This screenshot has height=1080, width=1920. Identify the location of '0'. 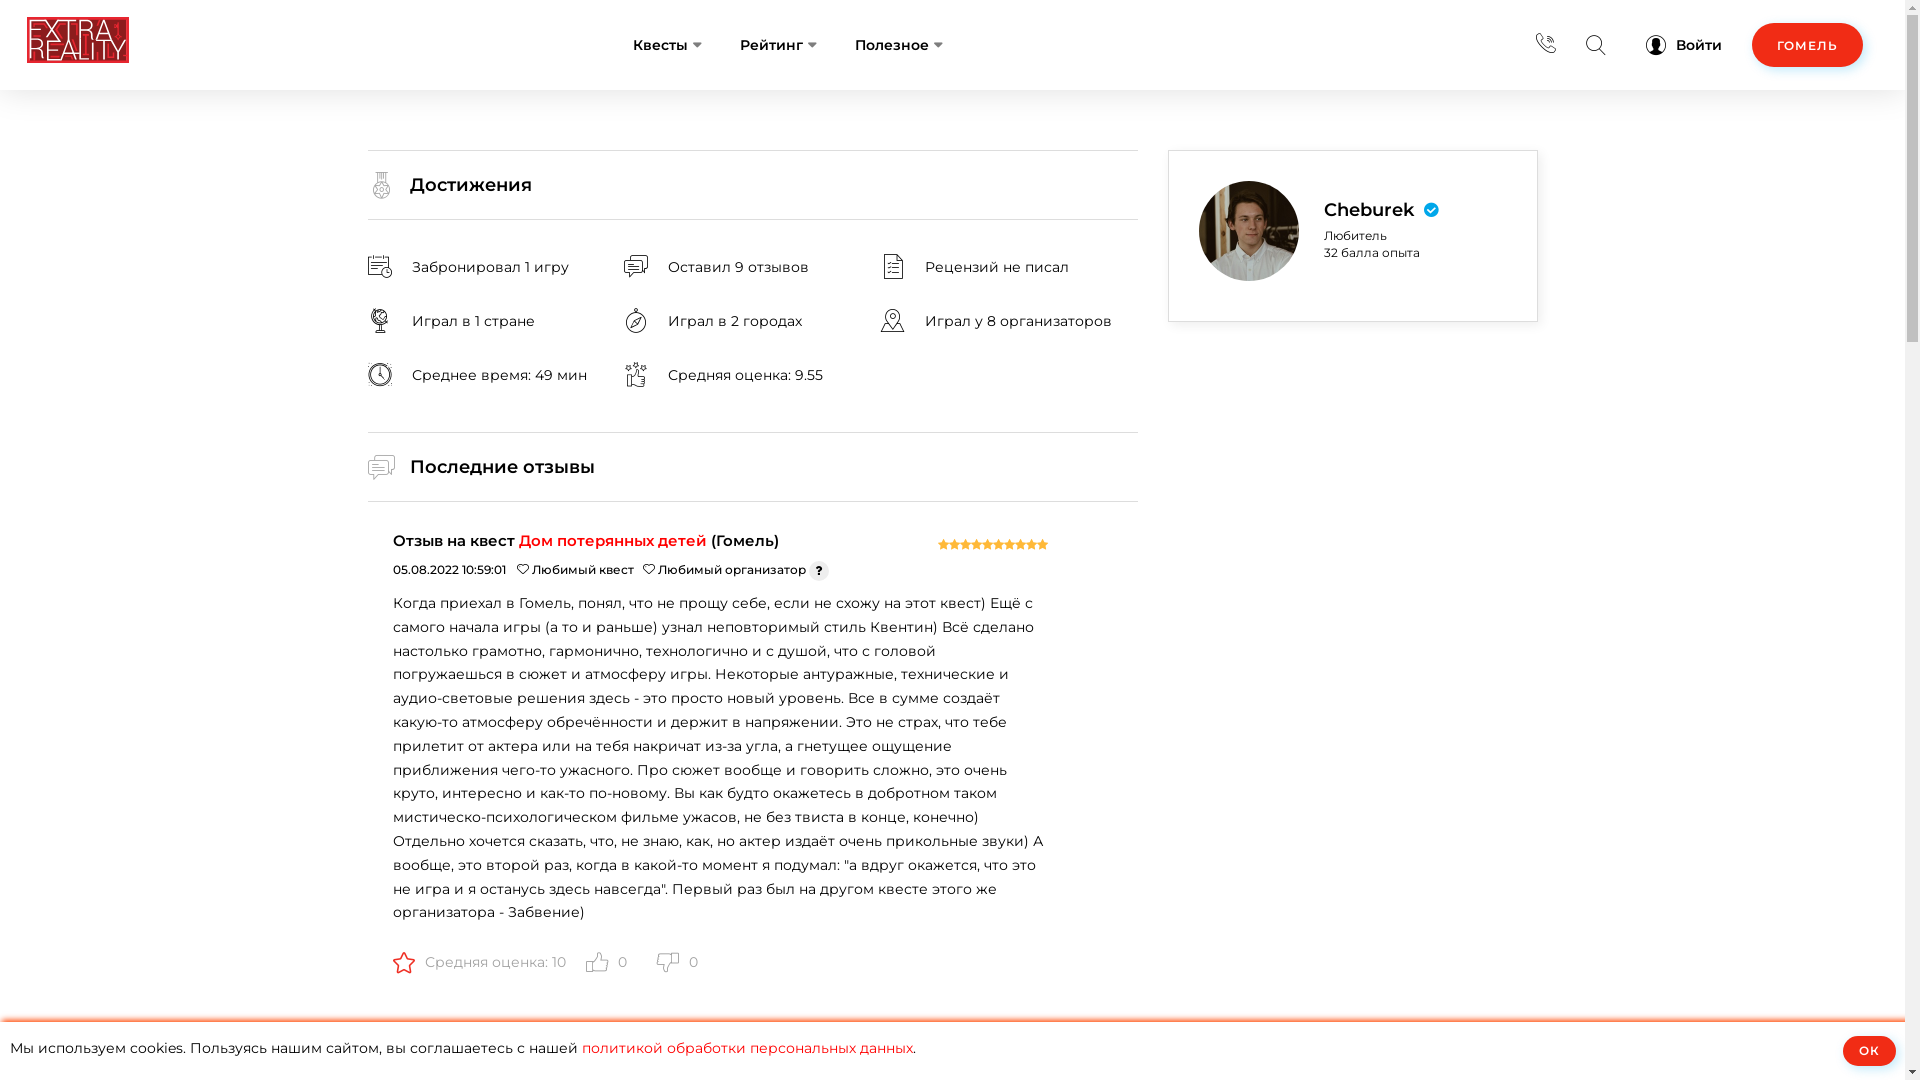
(676, 960).